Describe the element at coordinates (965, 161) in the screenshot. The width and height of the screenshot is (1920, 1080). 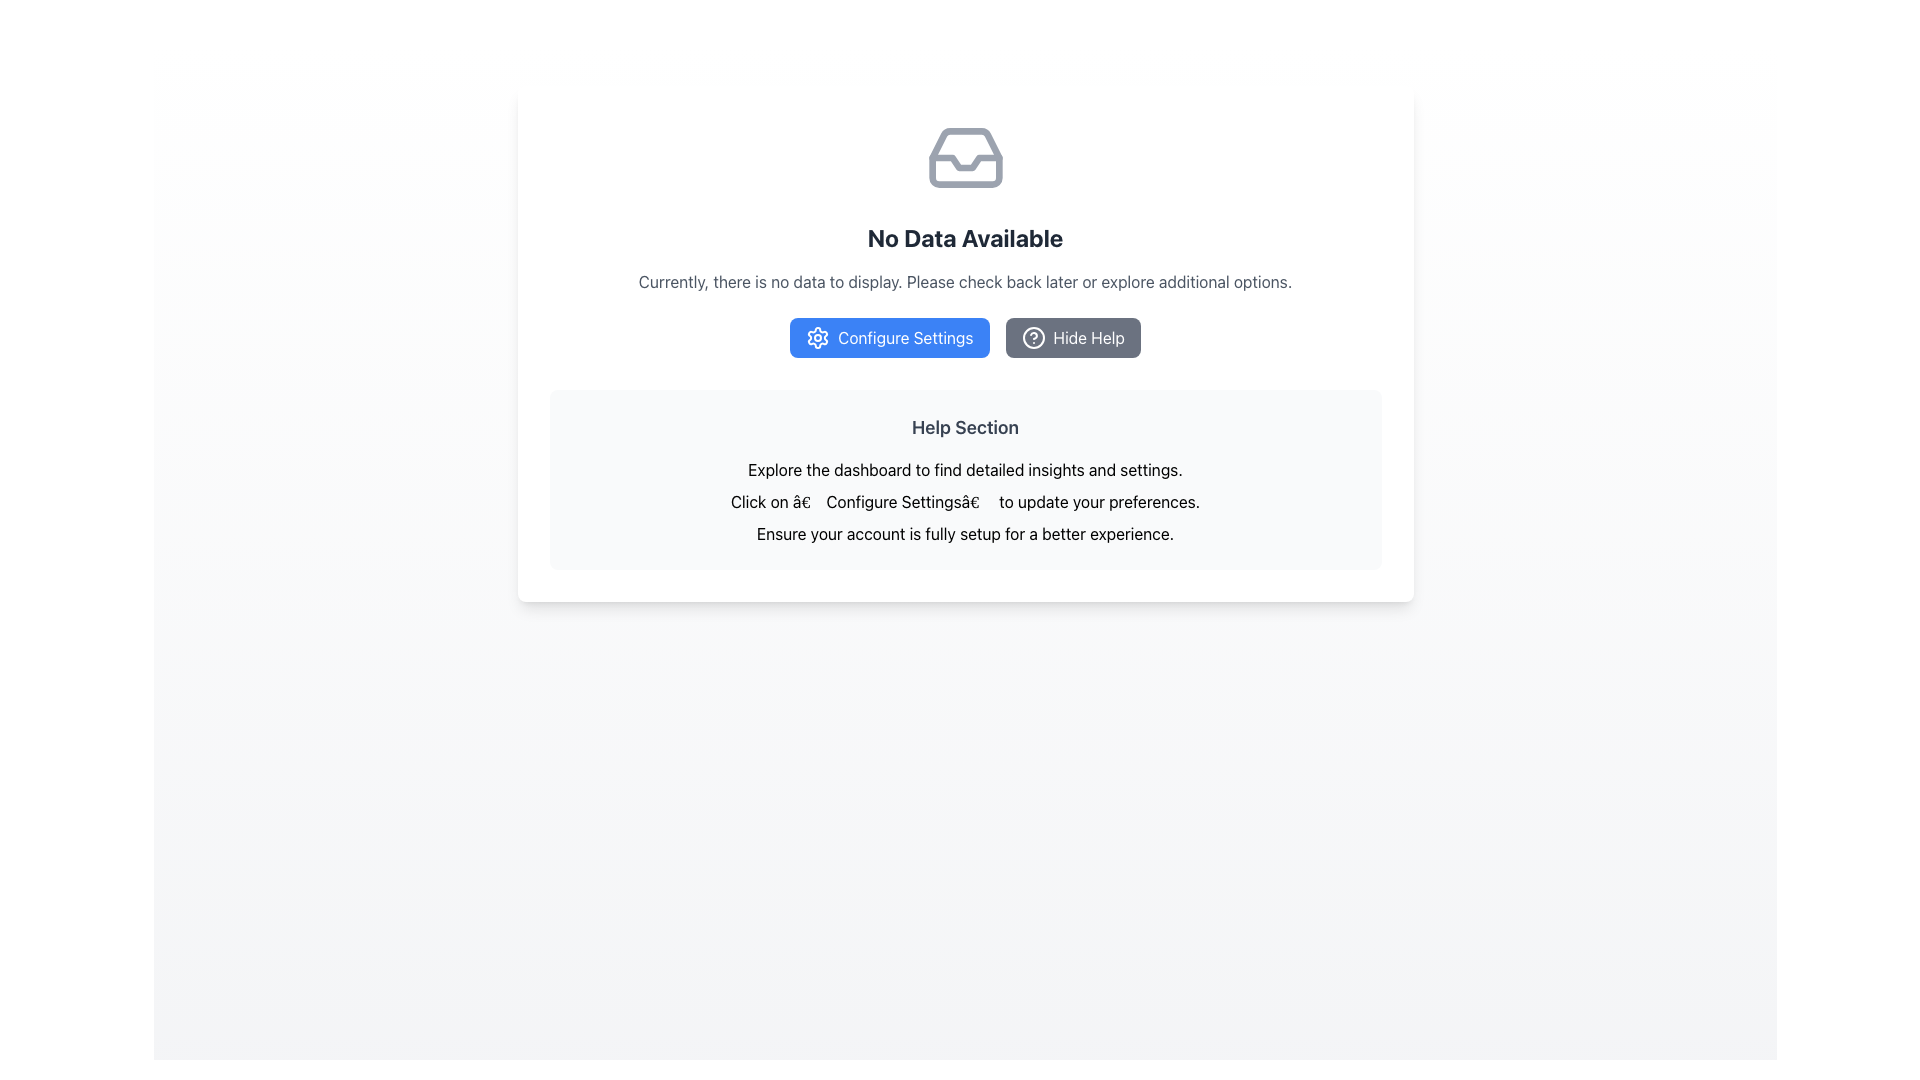
I see `the central V-shaped tip of the envelope icon, which has a gray stroke and a minimalist style, located at the midpoint of the envelope lid` at that location.